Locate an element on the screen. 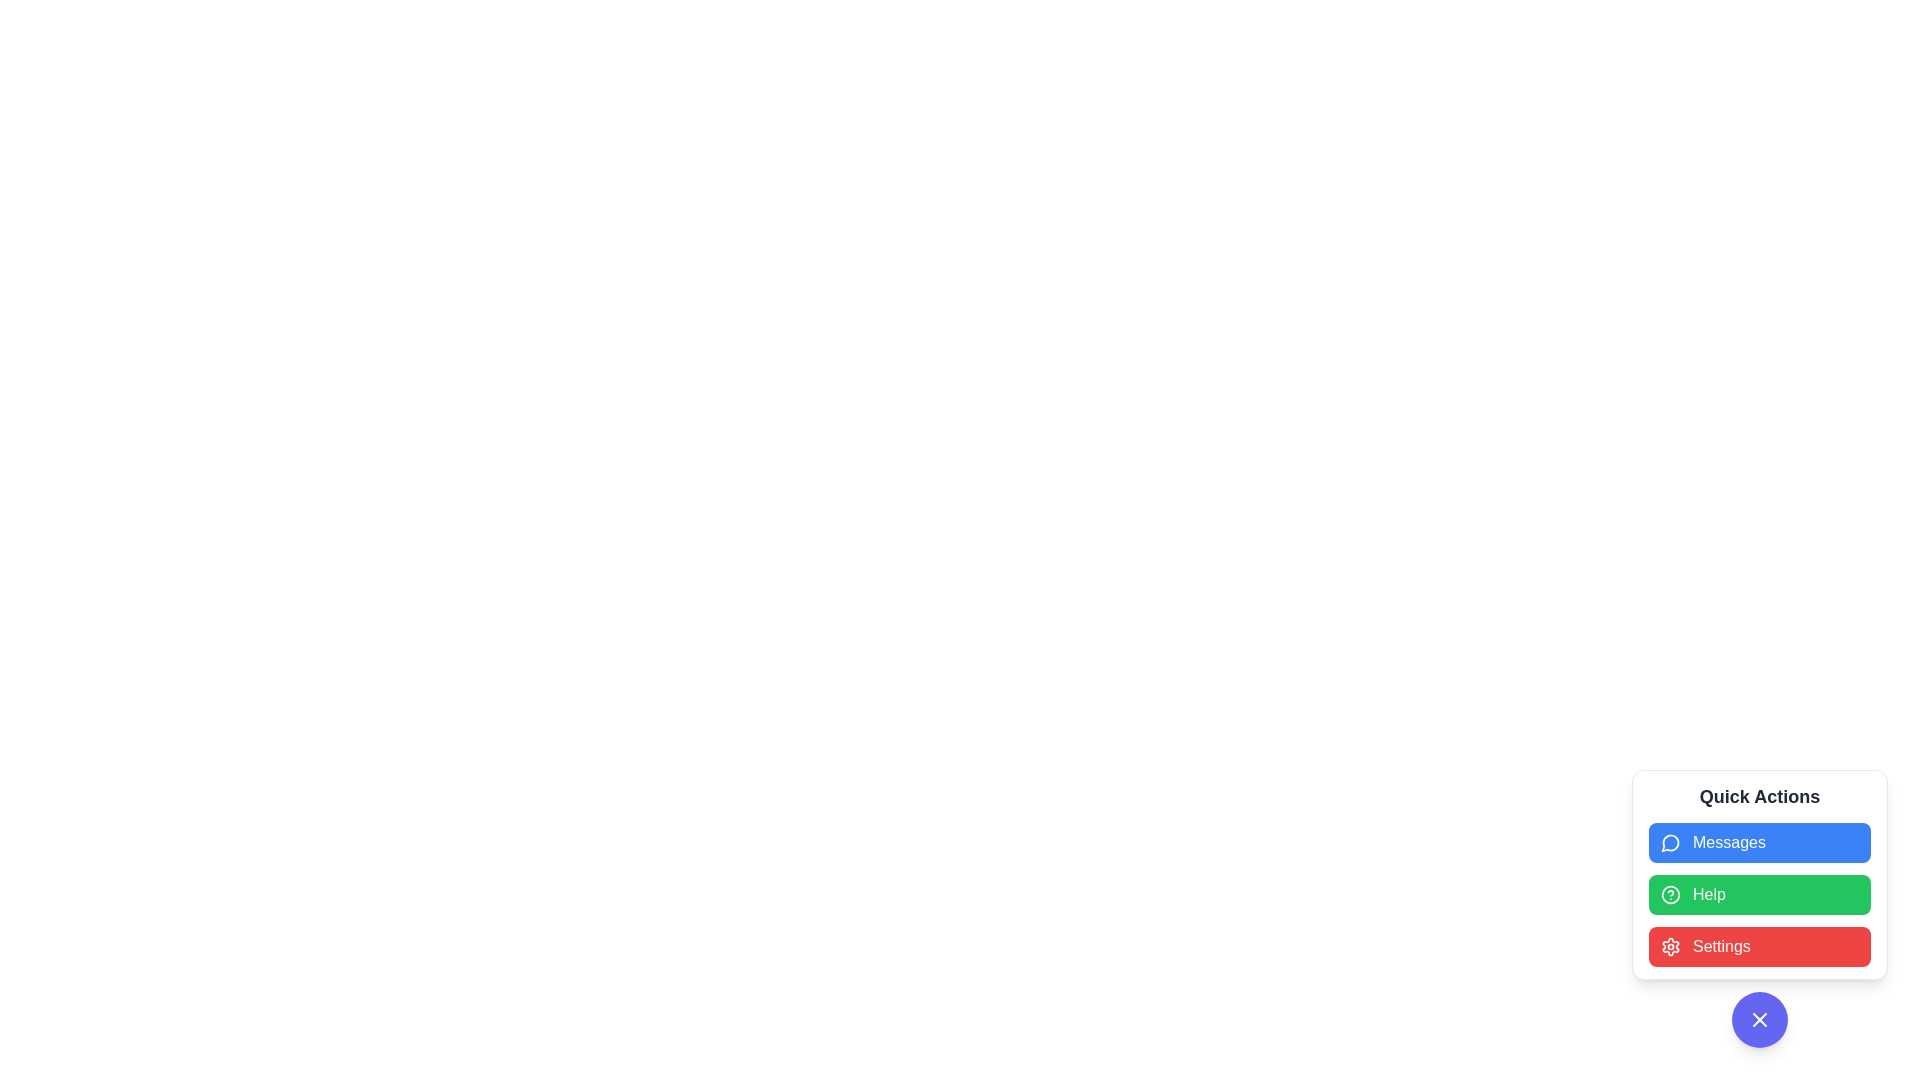  the circular indigo button with an 'X' icon at its center, located at the bottom-right corner of the 'Quick Actions' card is located at coordinates (1760, 1019).